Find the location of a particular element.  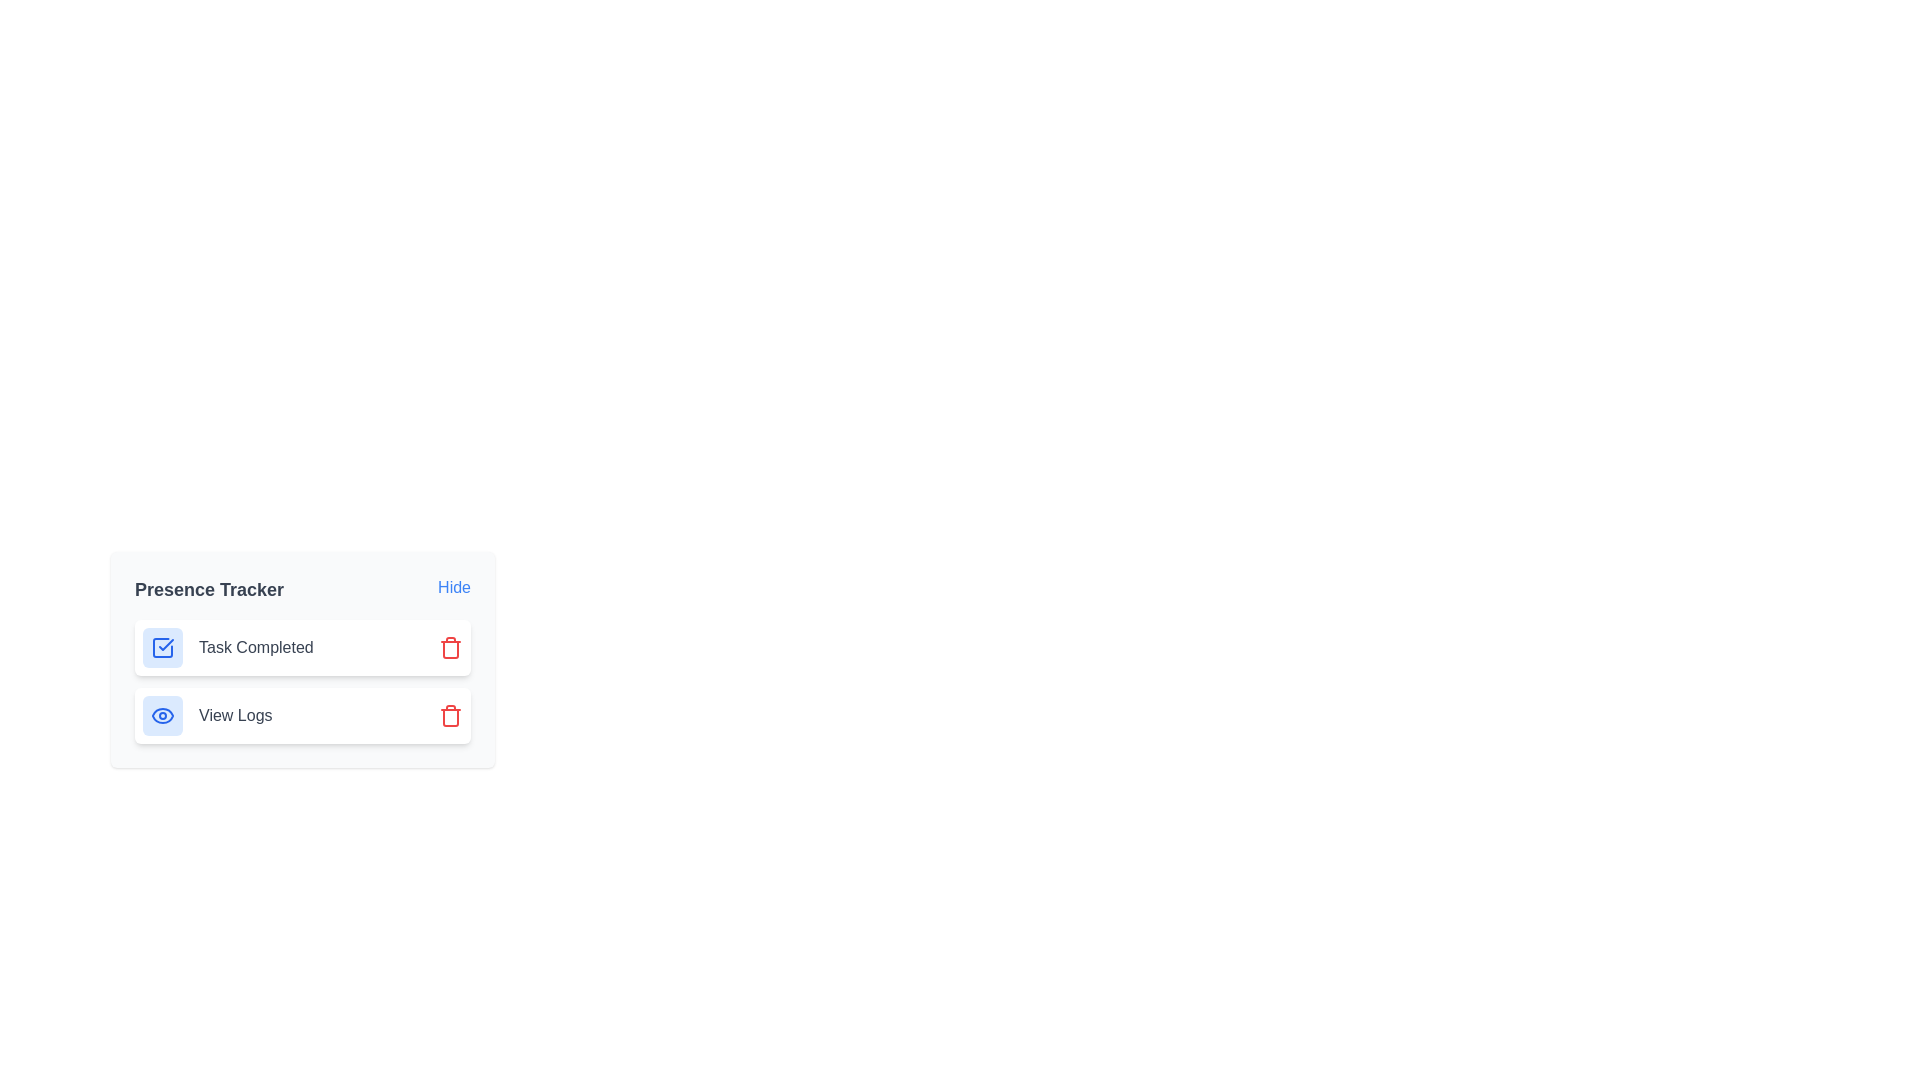

the checkbox icon of the completed task entry, which is the first item in the 'Presence Tracker' list is located at coordinates (301, 648).